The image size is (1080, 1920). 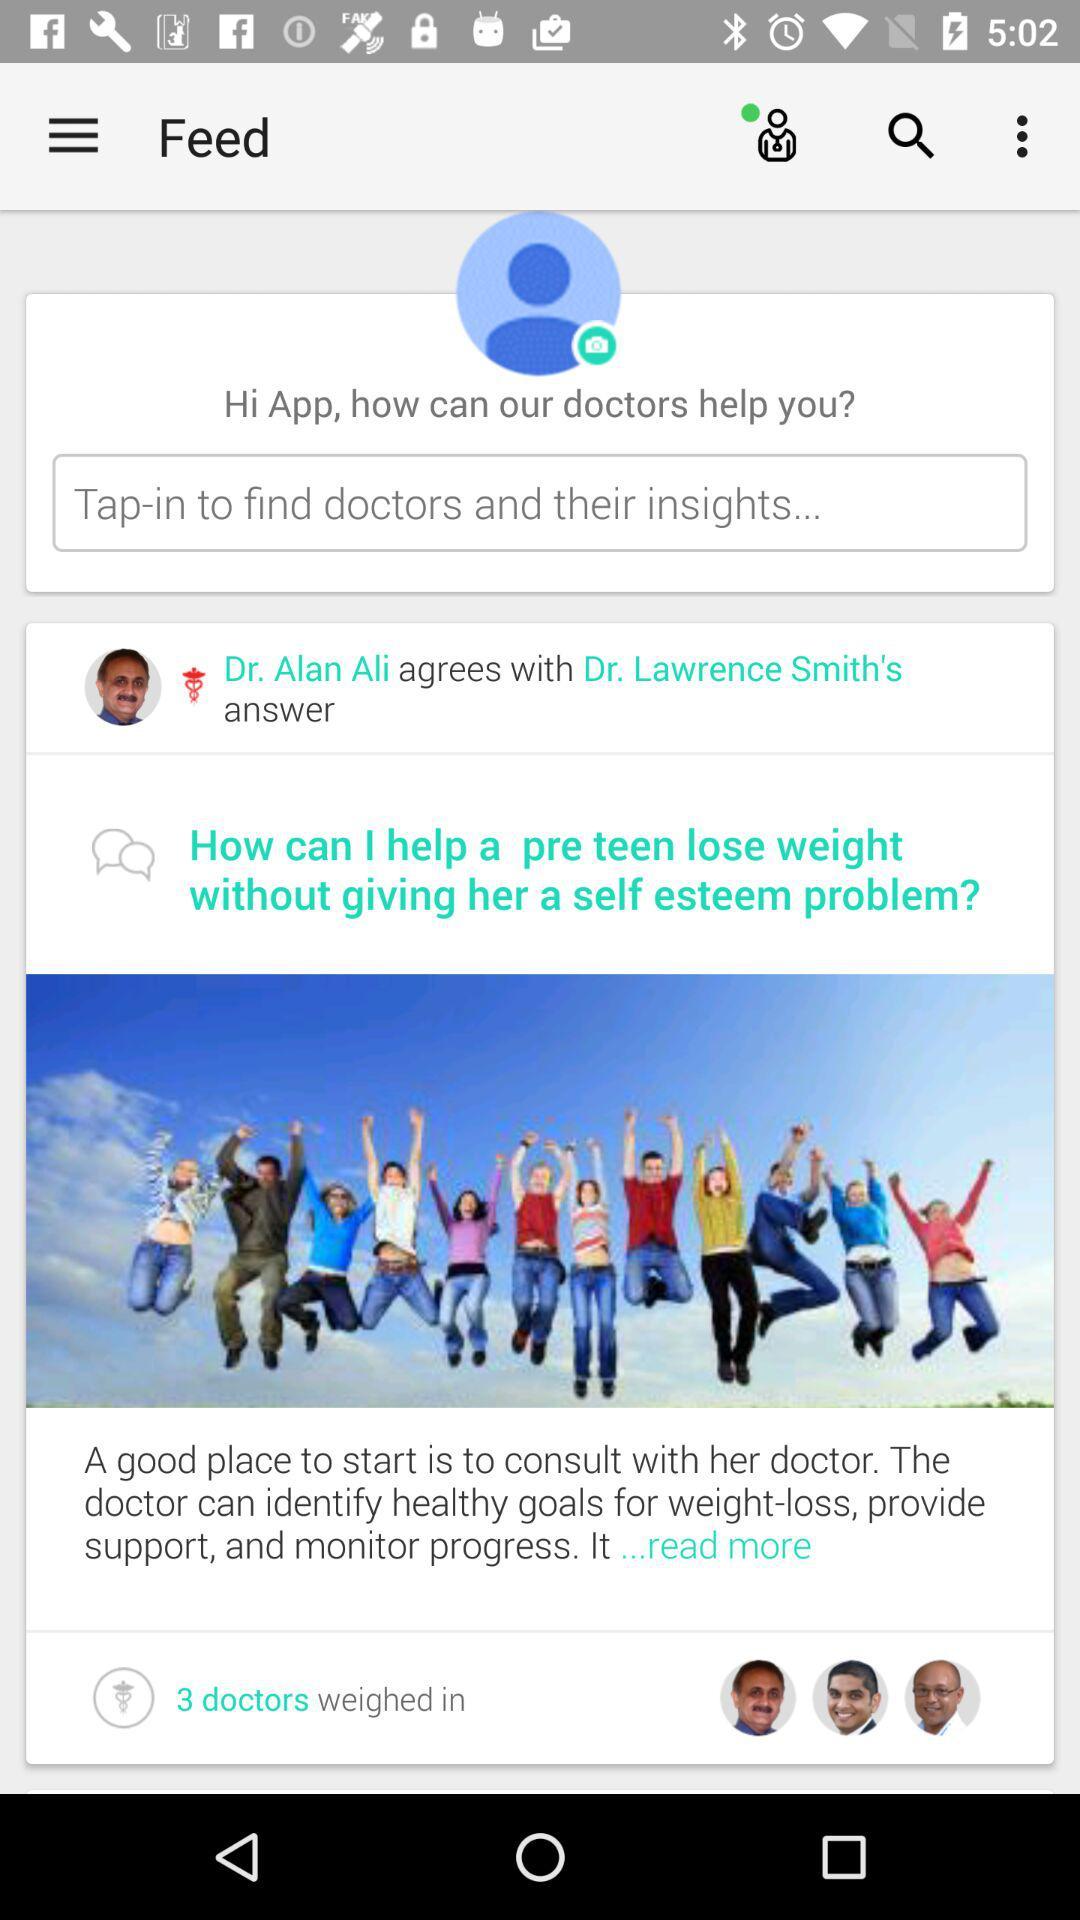 I want to click on the a good place, so click(x=568, y=1501).